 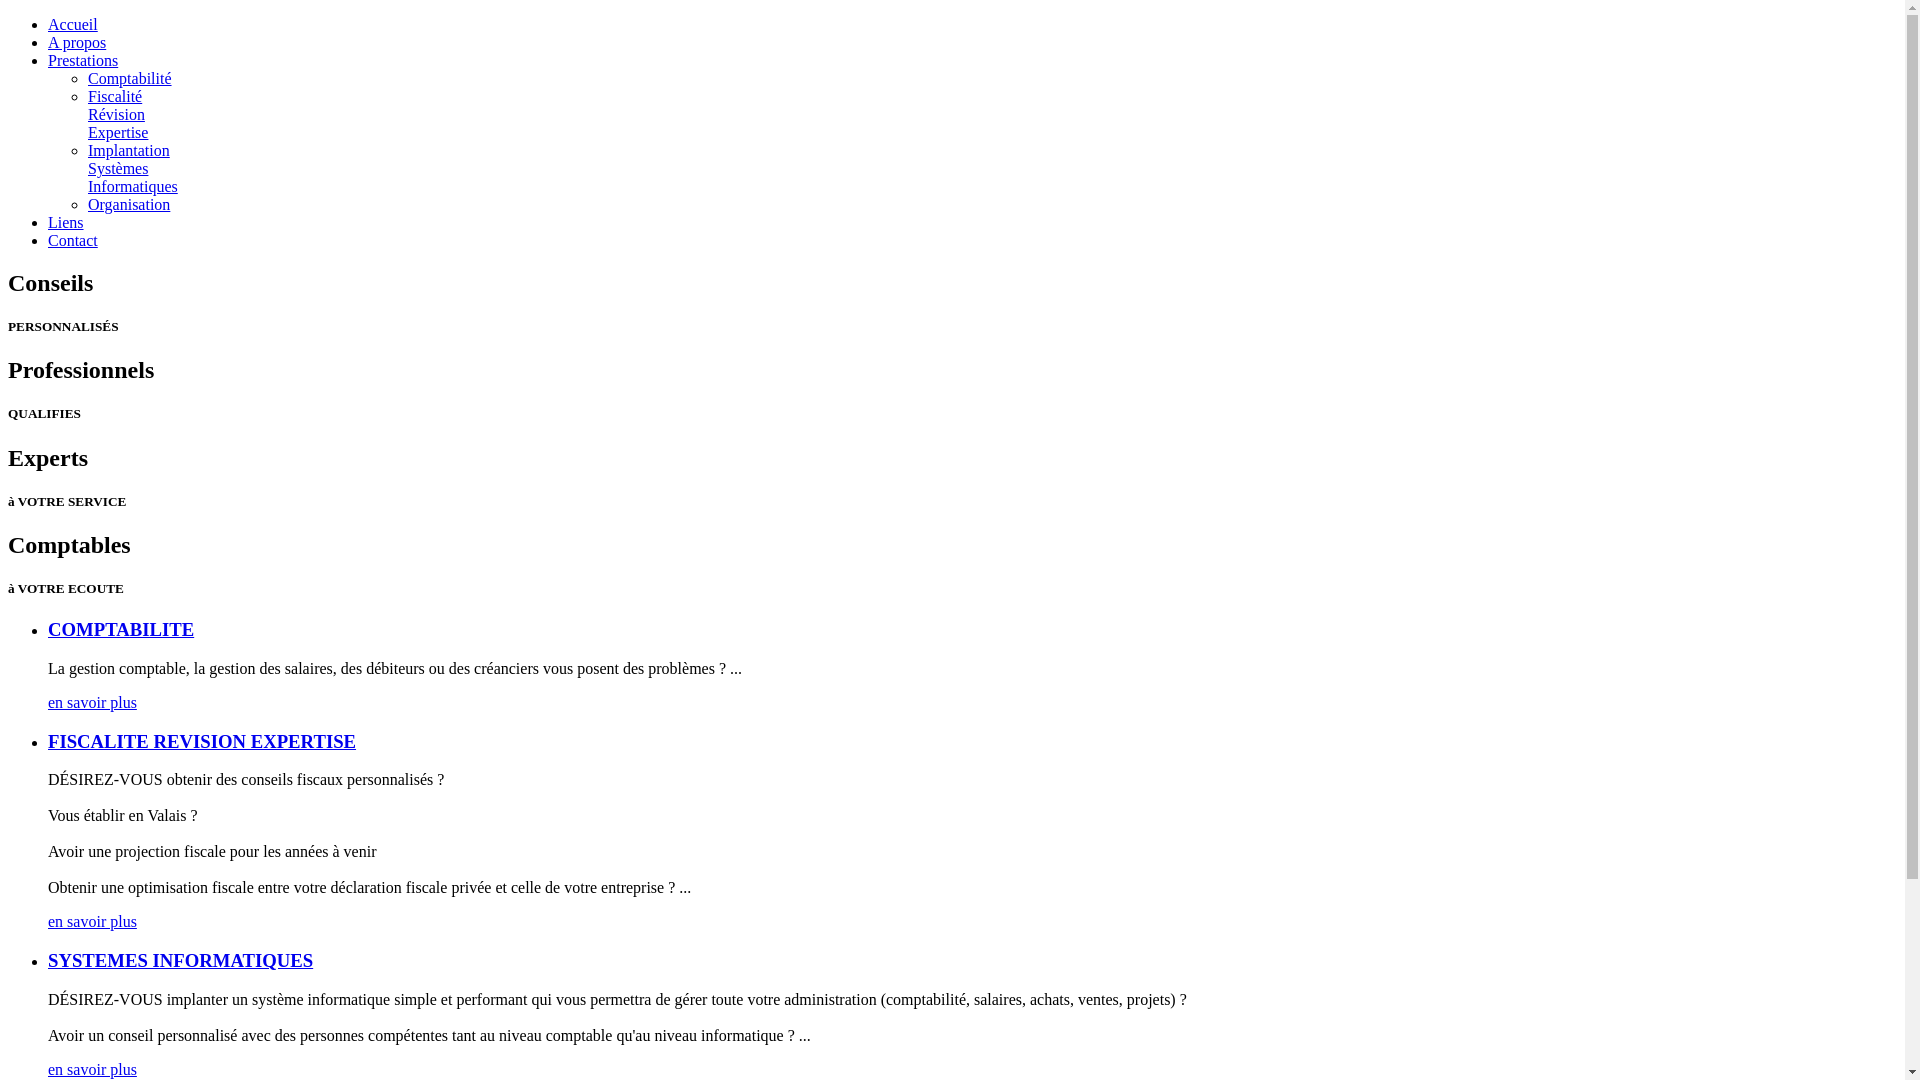 I want to click on 'SYSTEMES INFORMATIQUES', so click(x=48, y=959).